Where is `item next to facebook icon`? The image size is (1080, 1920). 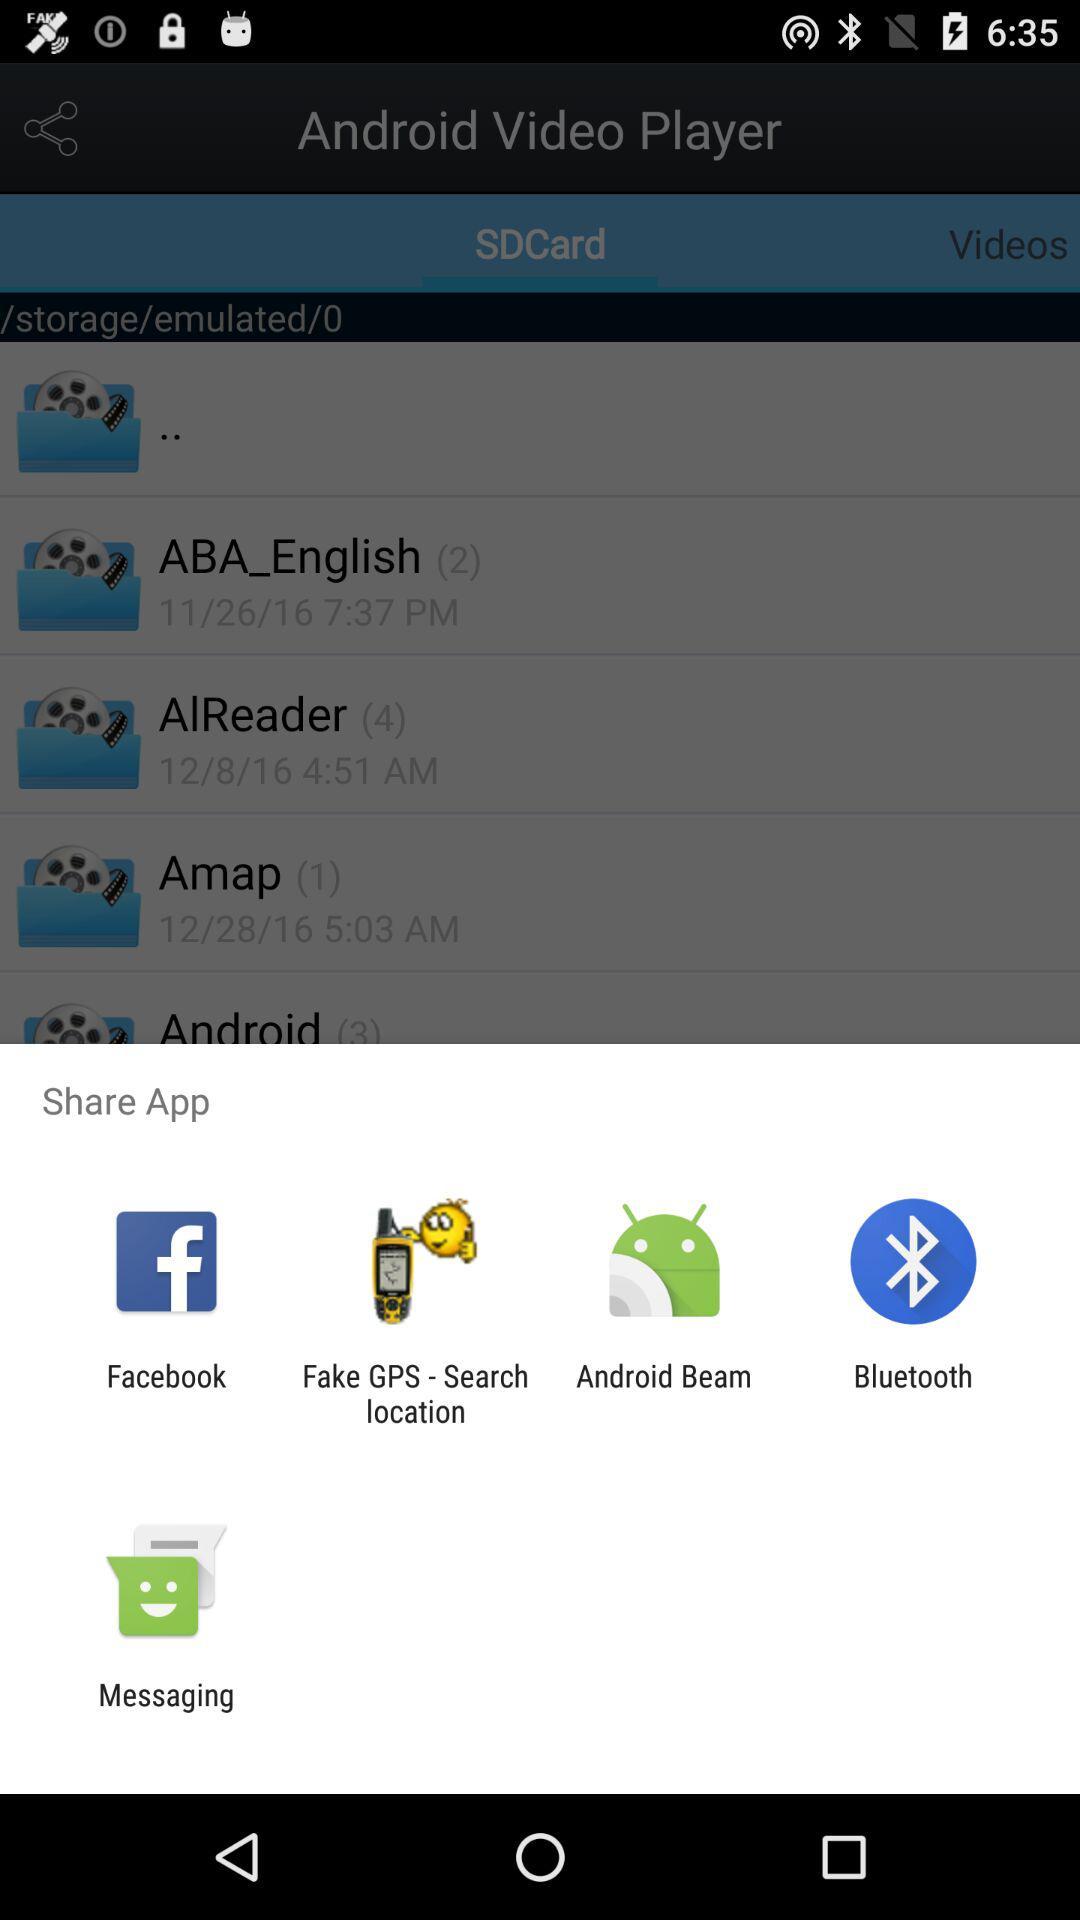
item next to facebook icon is located at coordinates (414, 1392).